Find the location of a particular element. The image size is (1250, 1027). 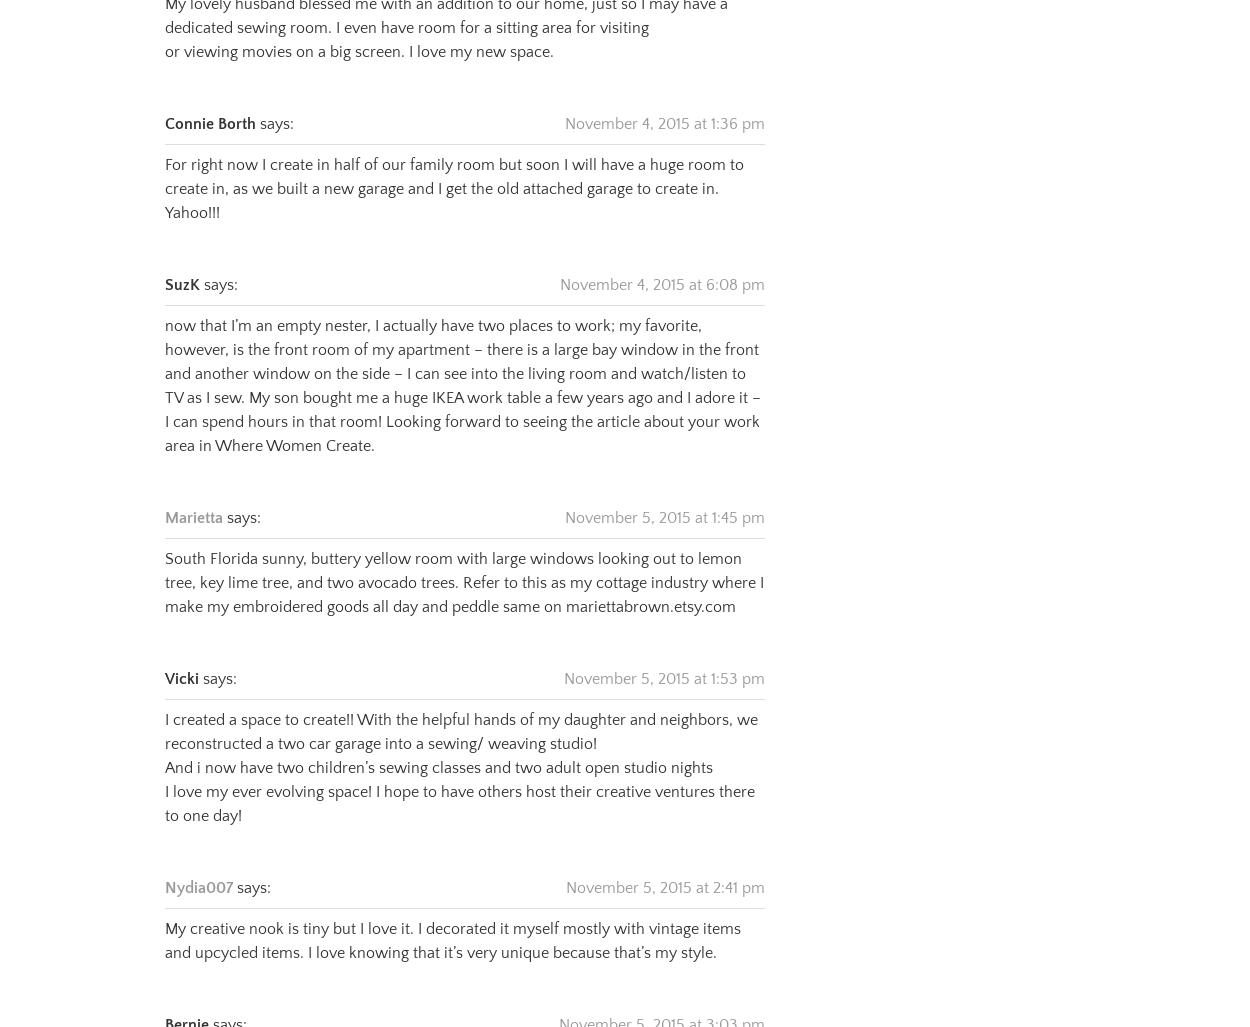

'or viewing movies on a big screen.  I love my new space.' is located at coordinates (358, 27).